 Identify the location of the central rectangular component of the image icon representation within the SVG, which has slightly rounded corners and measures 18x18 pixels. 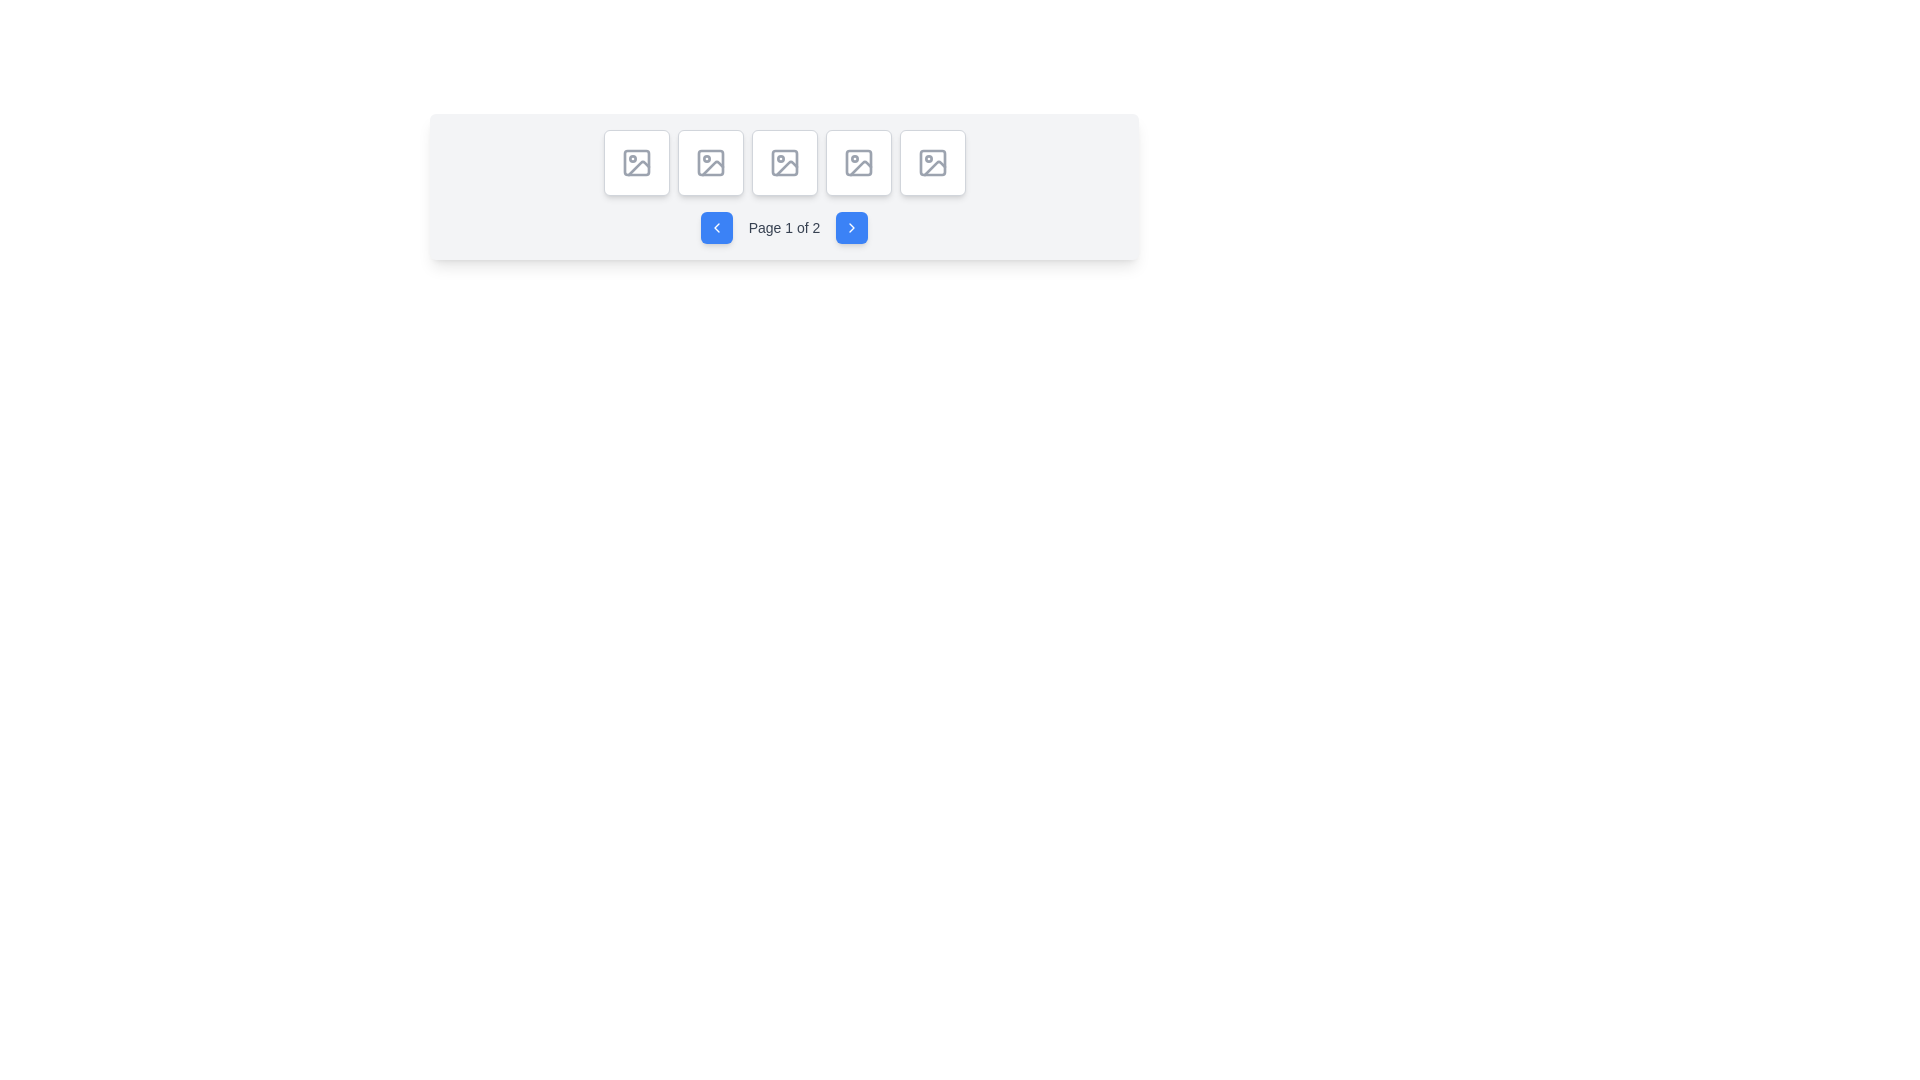
(783, 161).